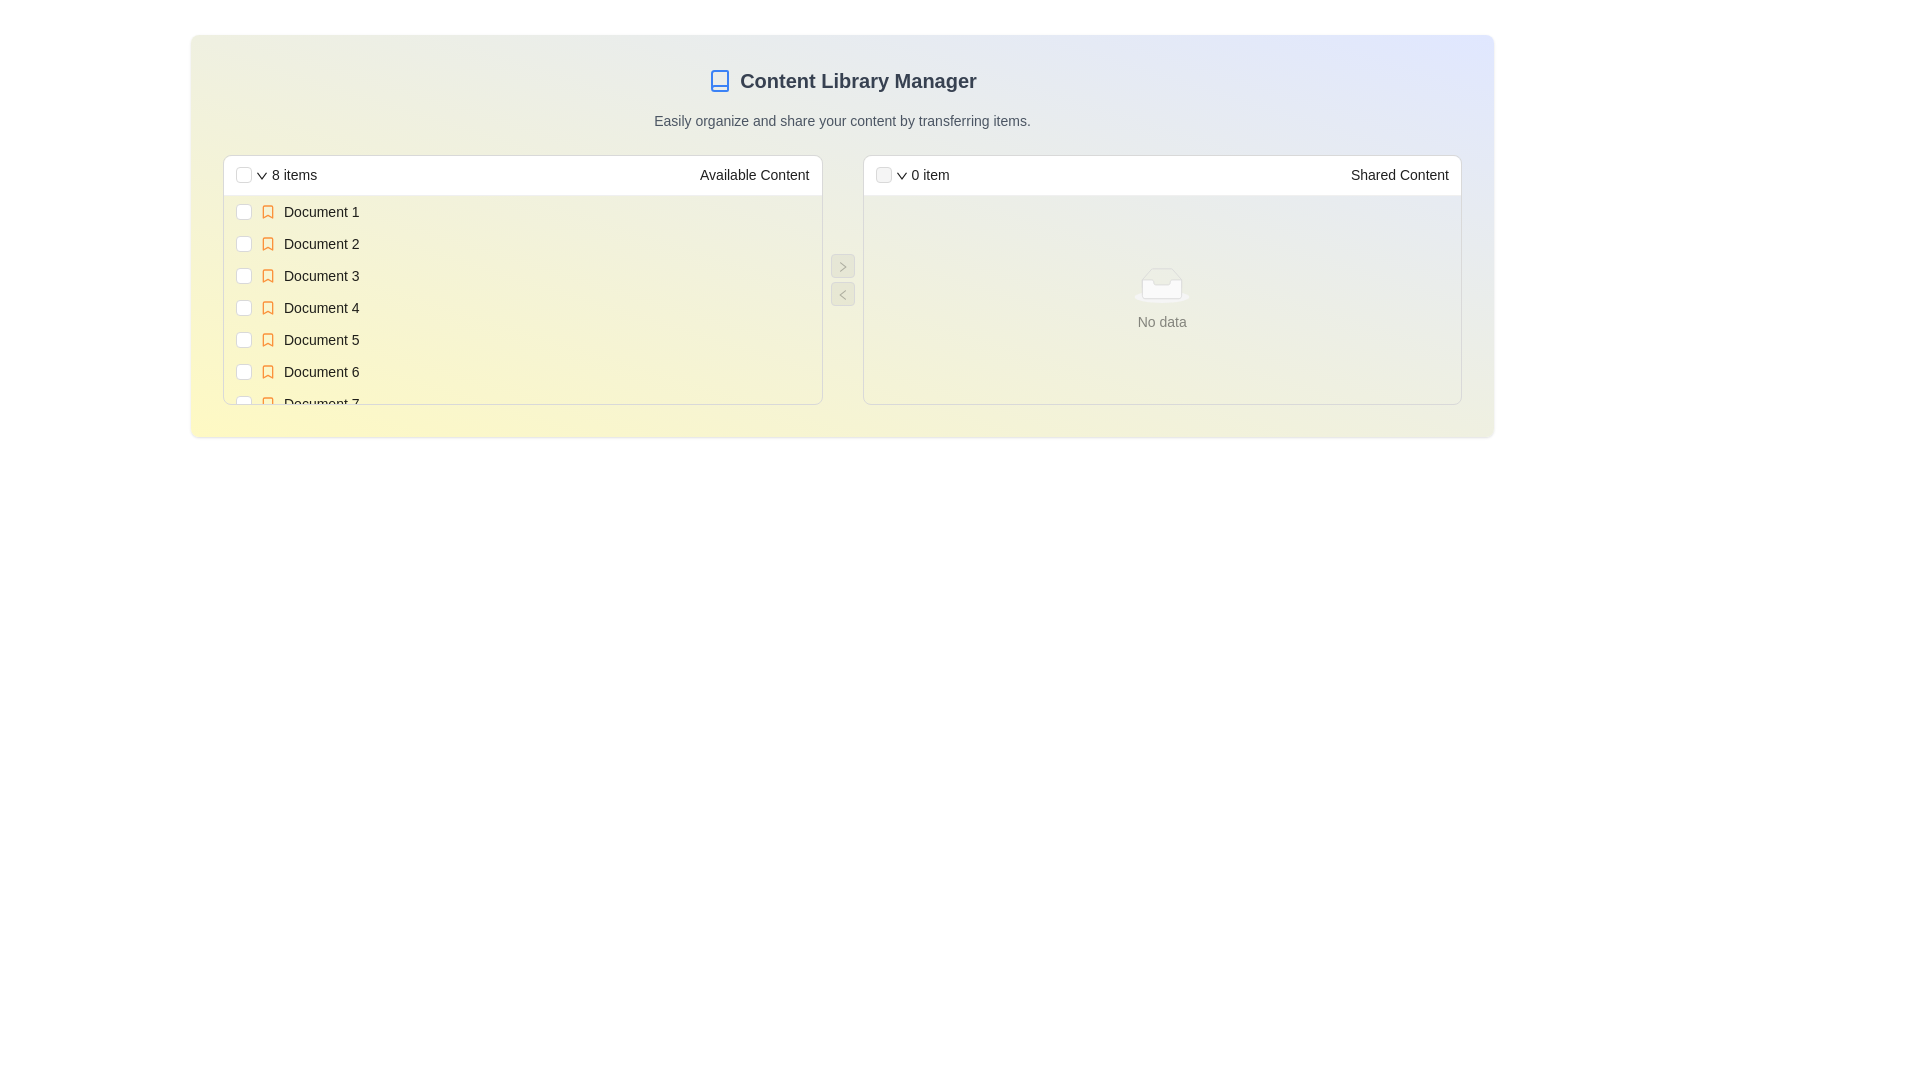  Describe the element at coordinates (267, 338) in the screenshot. I see `the orange bookmark SVG icon located to the left of the text 'Document 5'` at that location.